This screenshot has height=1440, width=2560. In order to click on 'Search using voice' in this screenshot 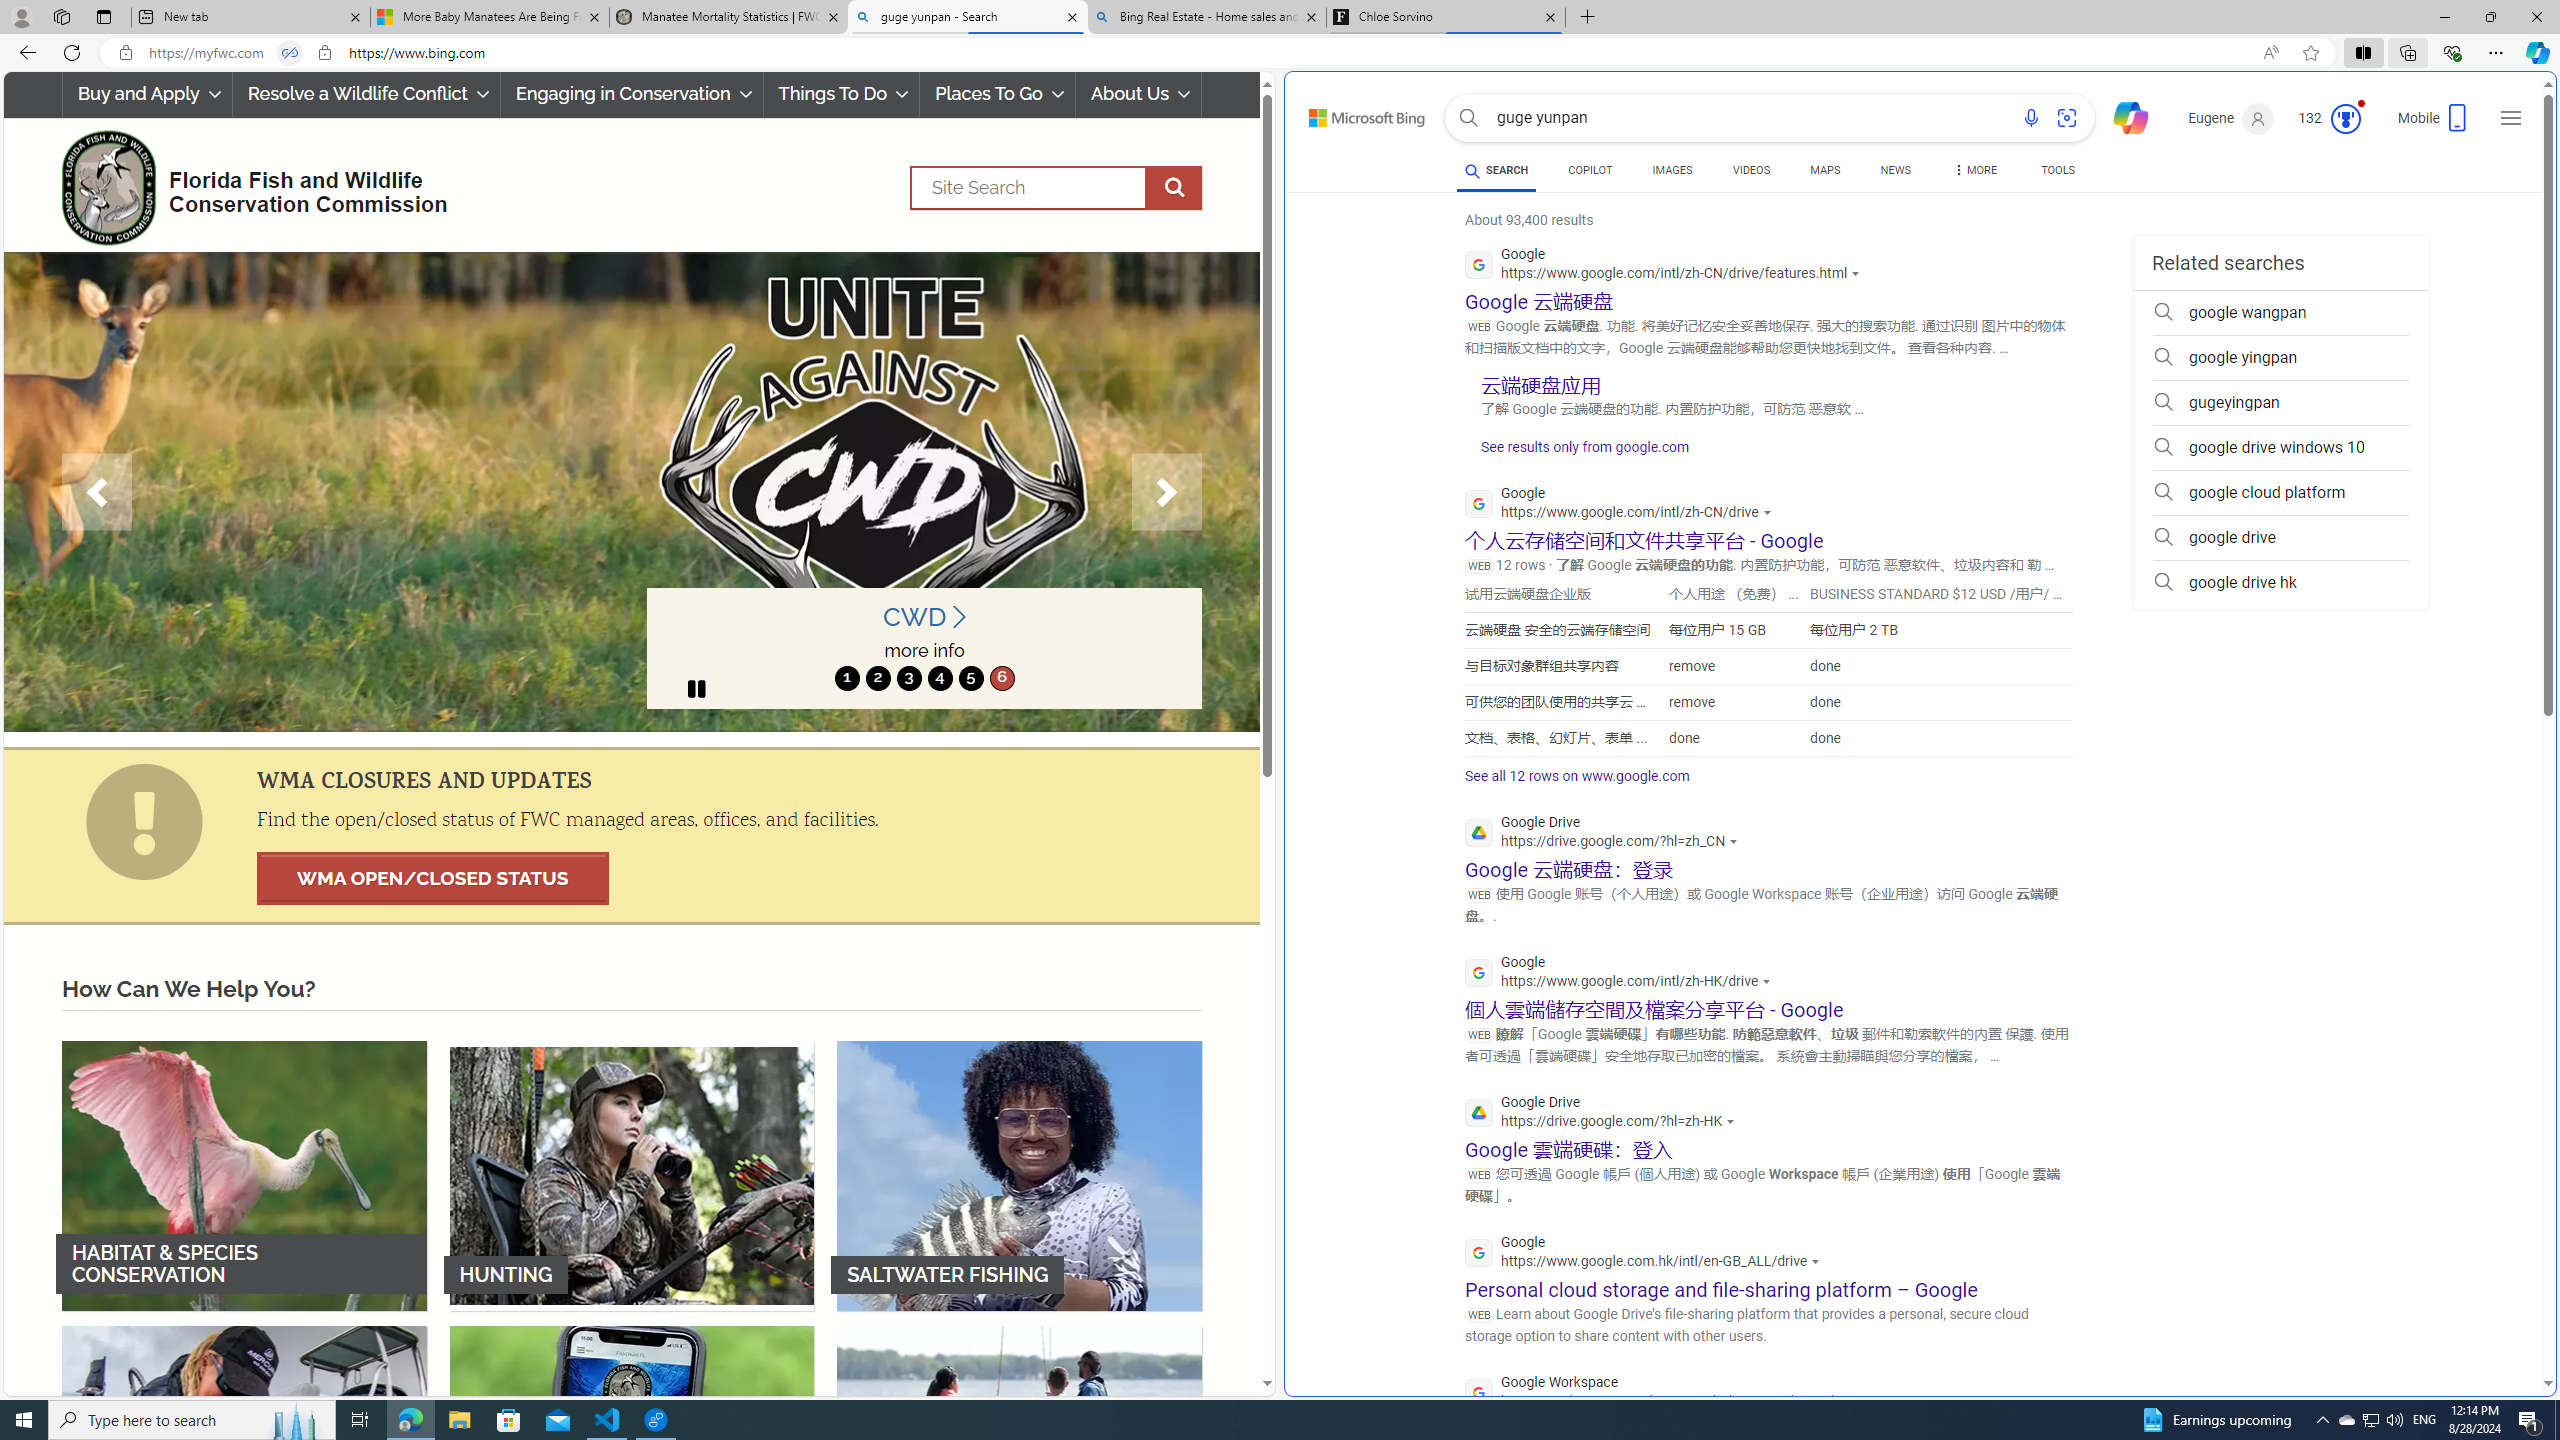, I will do `click(2030, 118)`.